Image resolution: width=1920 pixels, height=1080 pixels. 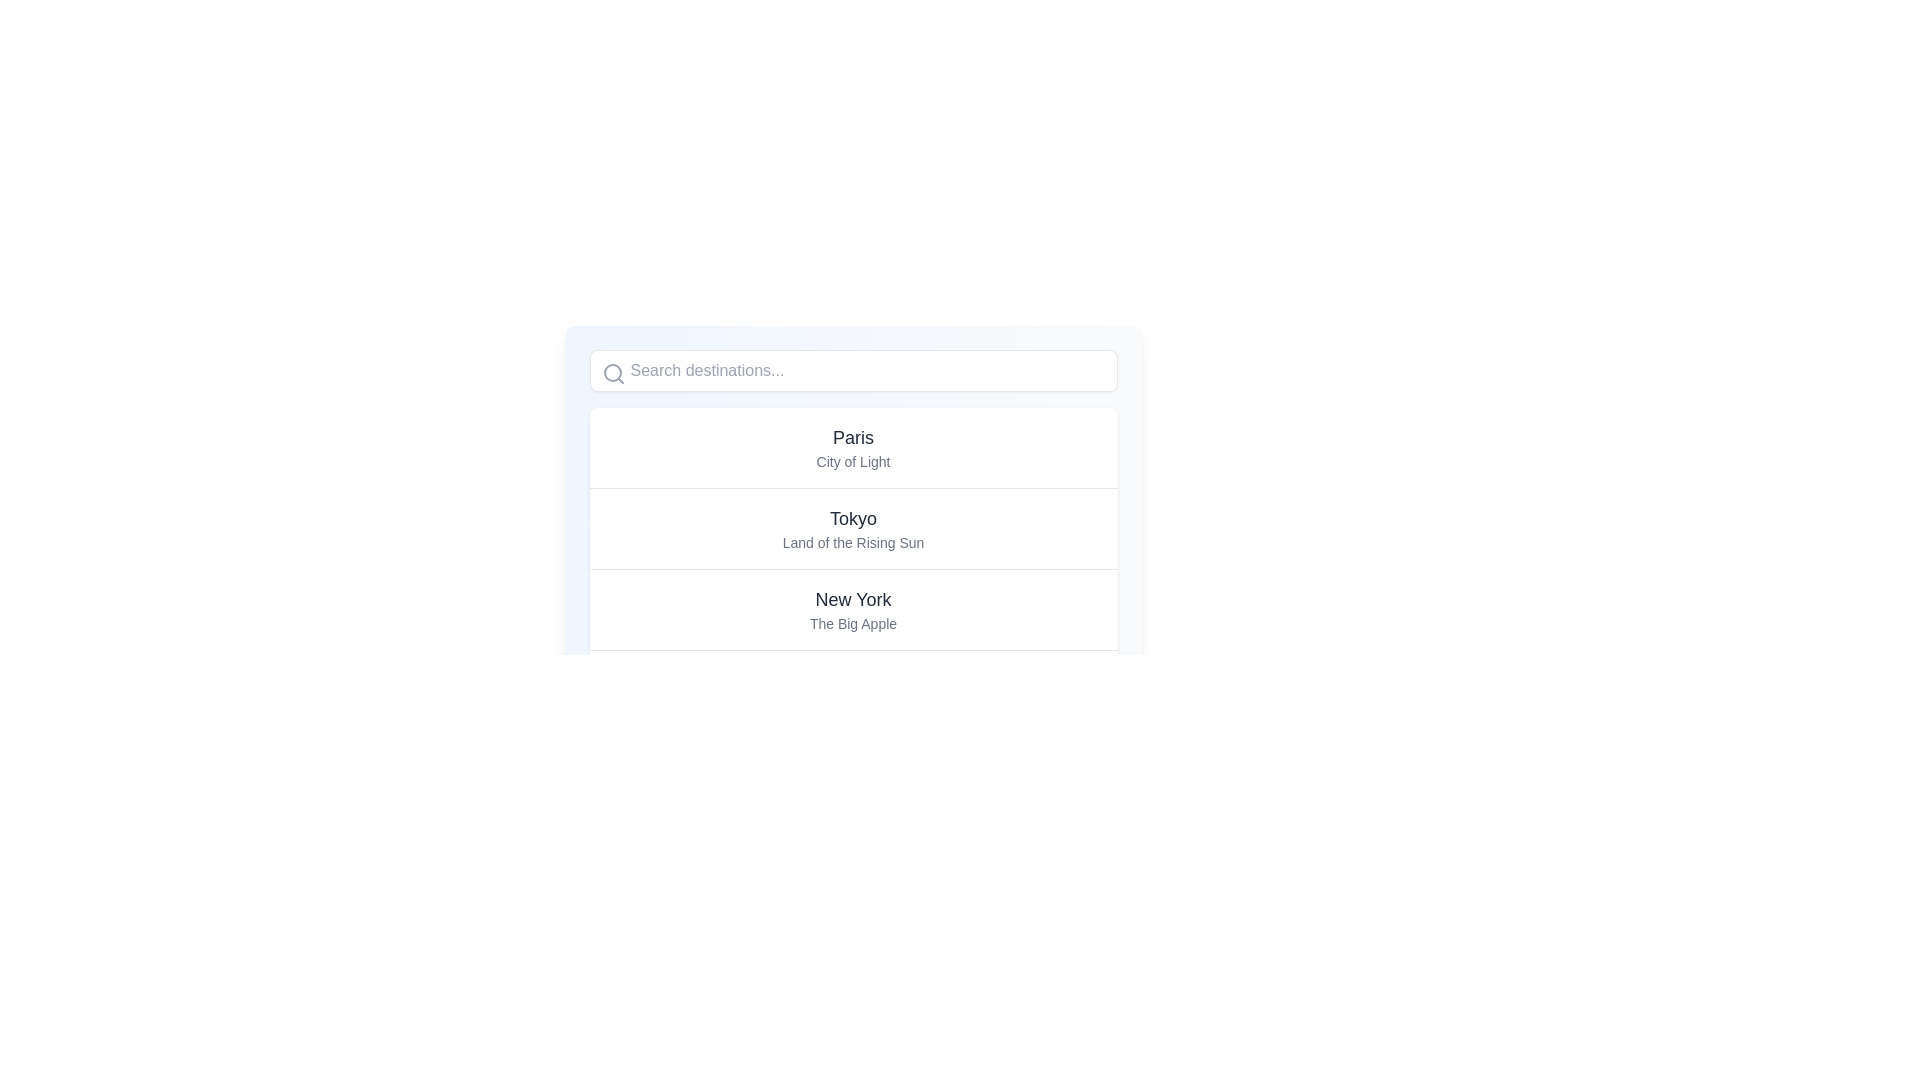 I want to click on text label displaying 'Tokyo', which is a larger, bold, dark gray font positioned centrally above the description 'Land of the Rising Sun', so click(x=853, y=518).